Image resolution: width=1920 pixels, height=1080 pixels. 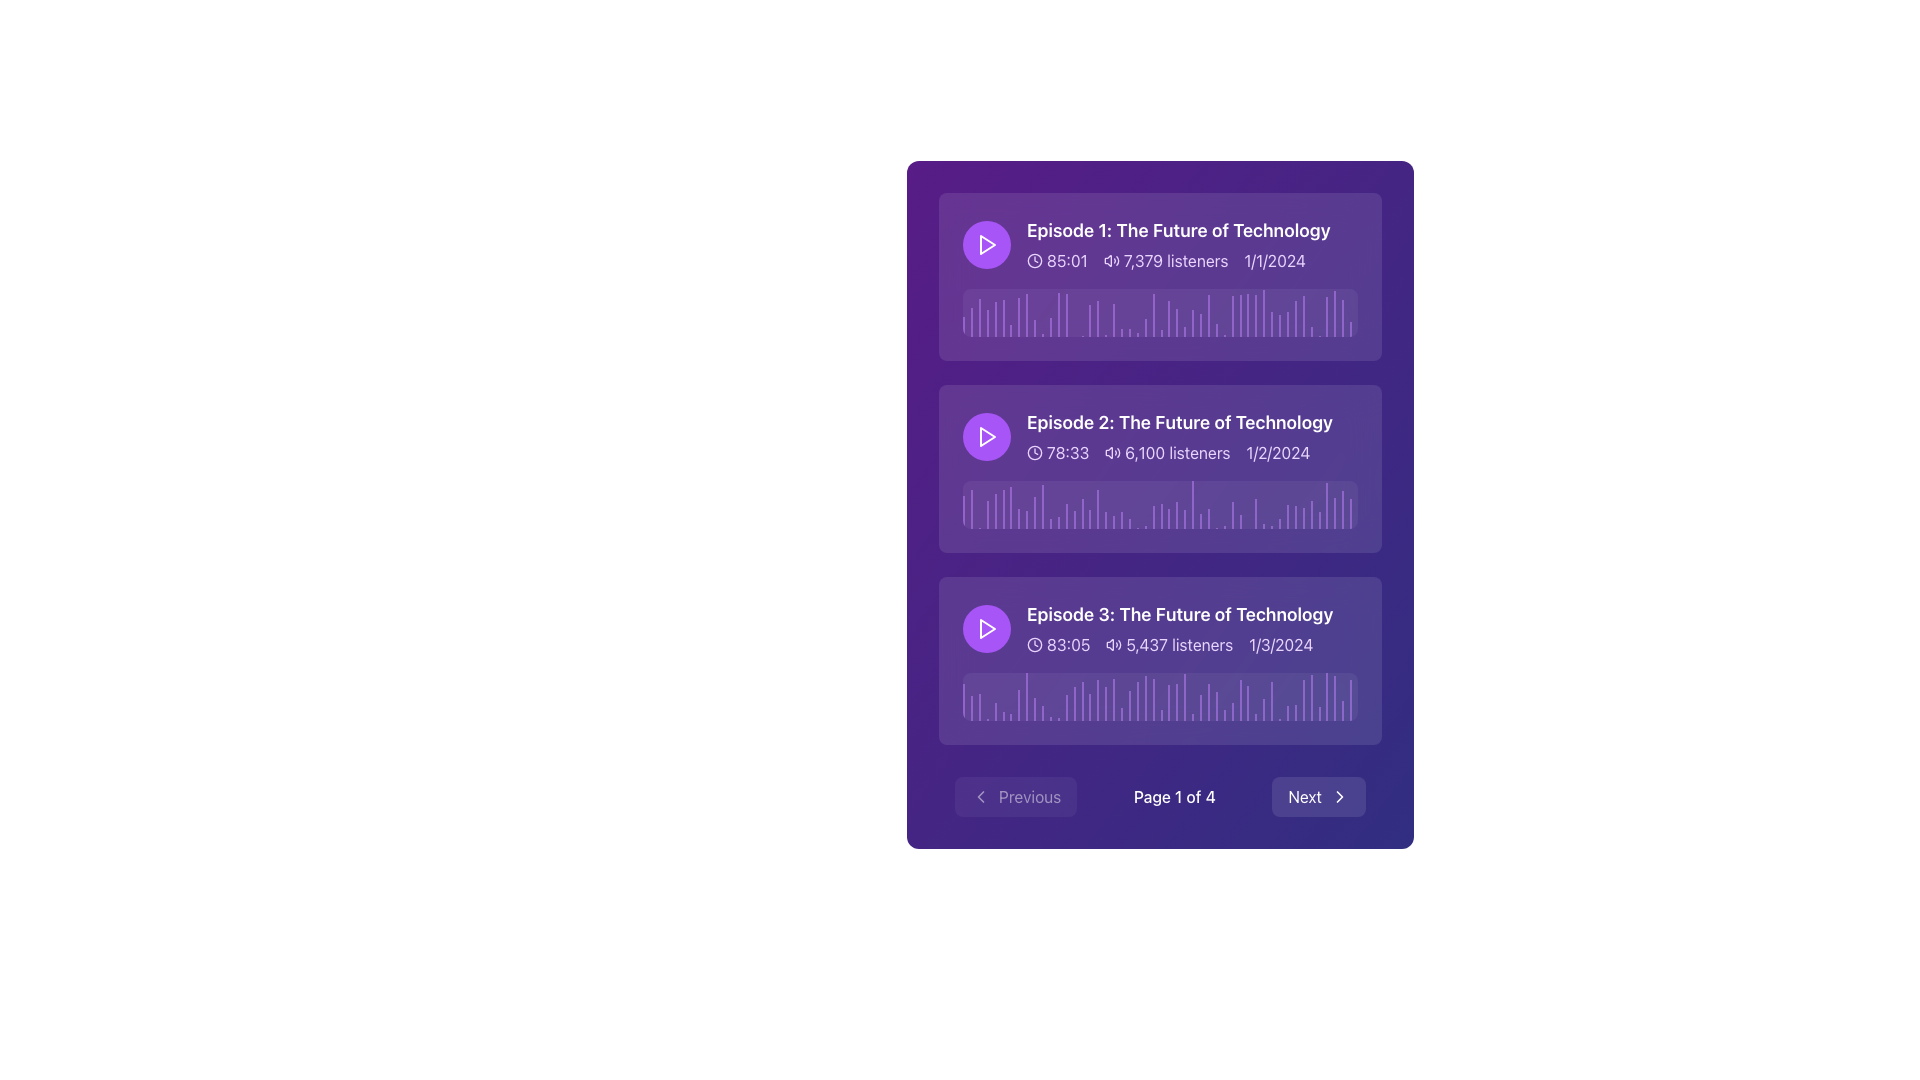 I want to click on the vertical purple bar representing the 23rd marker in the horizontal timeline for 'Episode 3: The Future of Technology', so click(x=1137, y=700).